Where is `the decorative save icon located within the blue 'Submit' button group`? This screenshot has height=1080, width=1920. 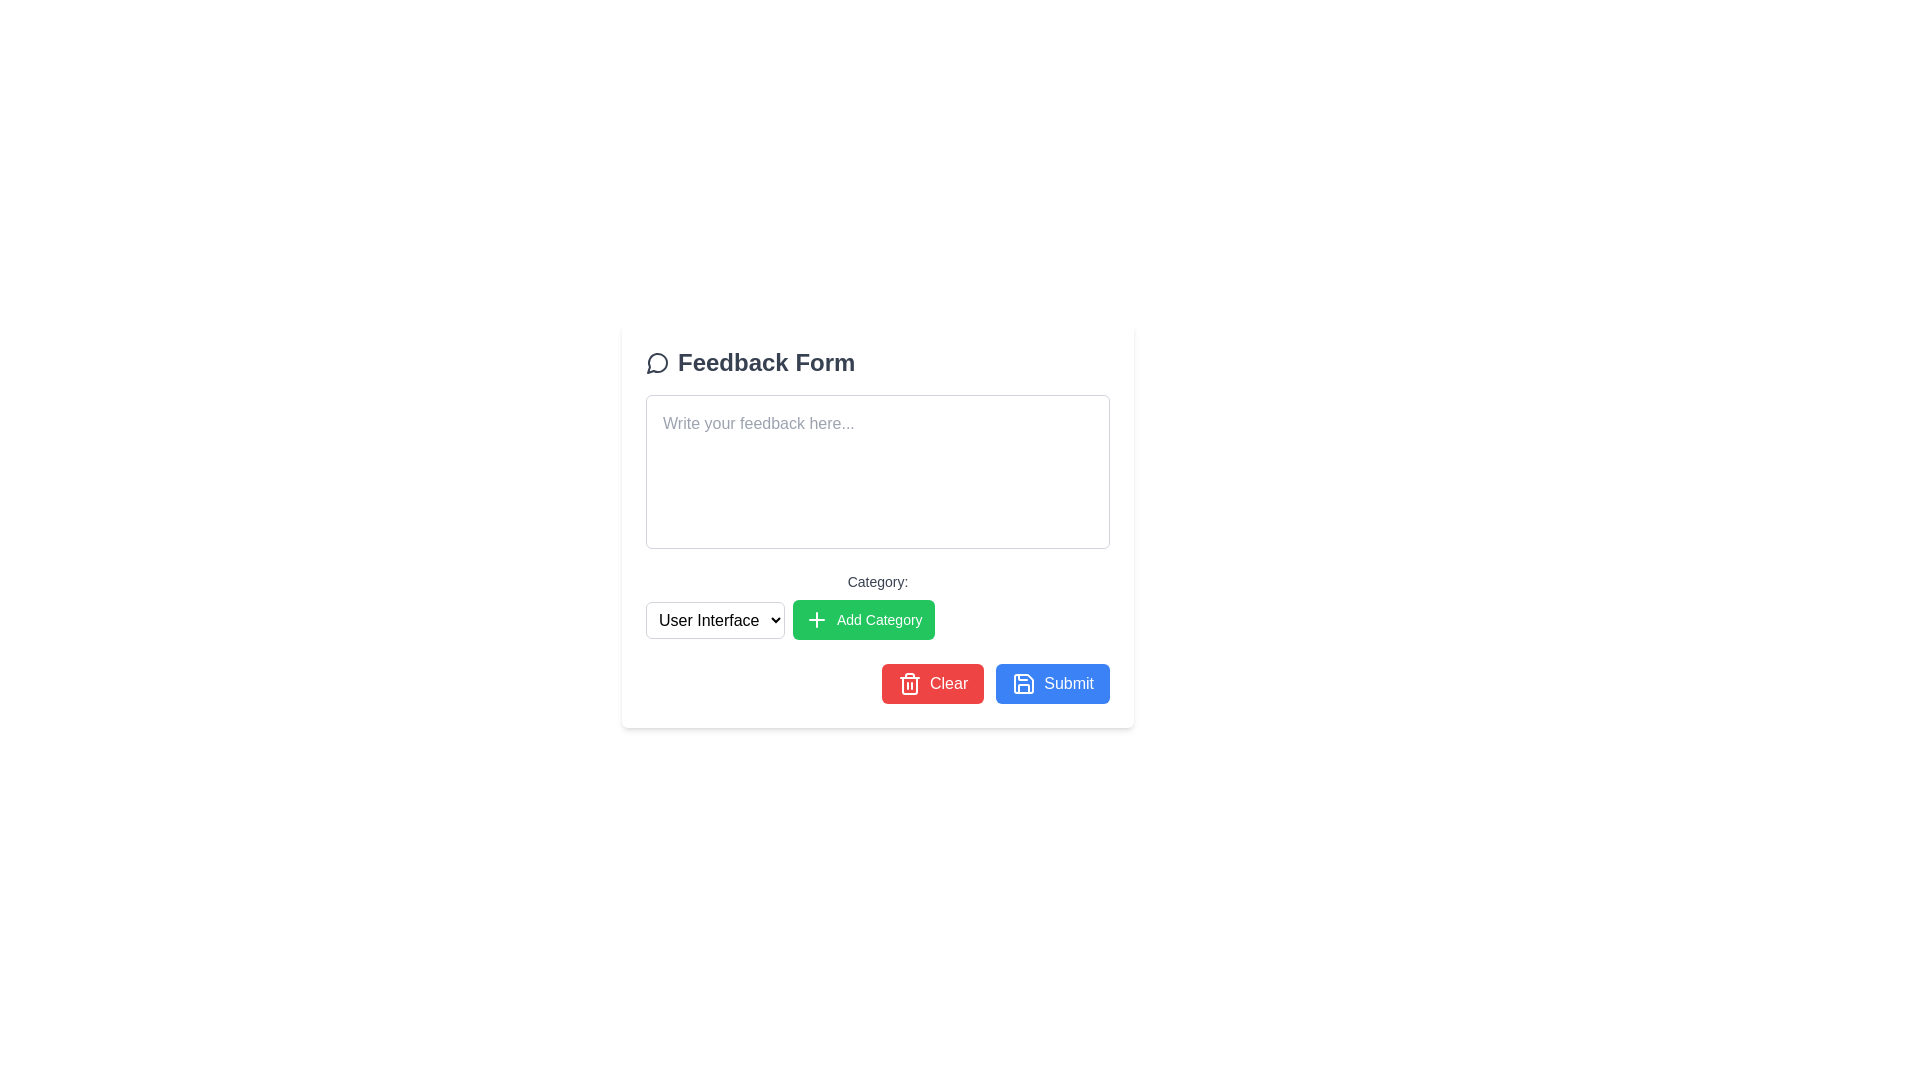
the decorative save icon located within the blue 'Submit' button group is located at coordinates (1024, 682).